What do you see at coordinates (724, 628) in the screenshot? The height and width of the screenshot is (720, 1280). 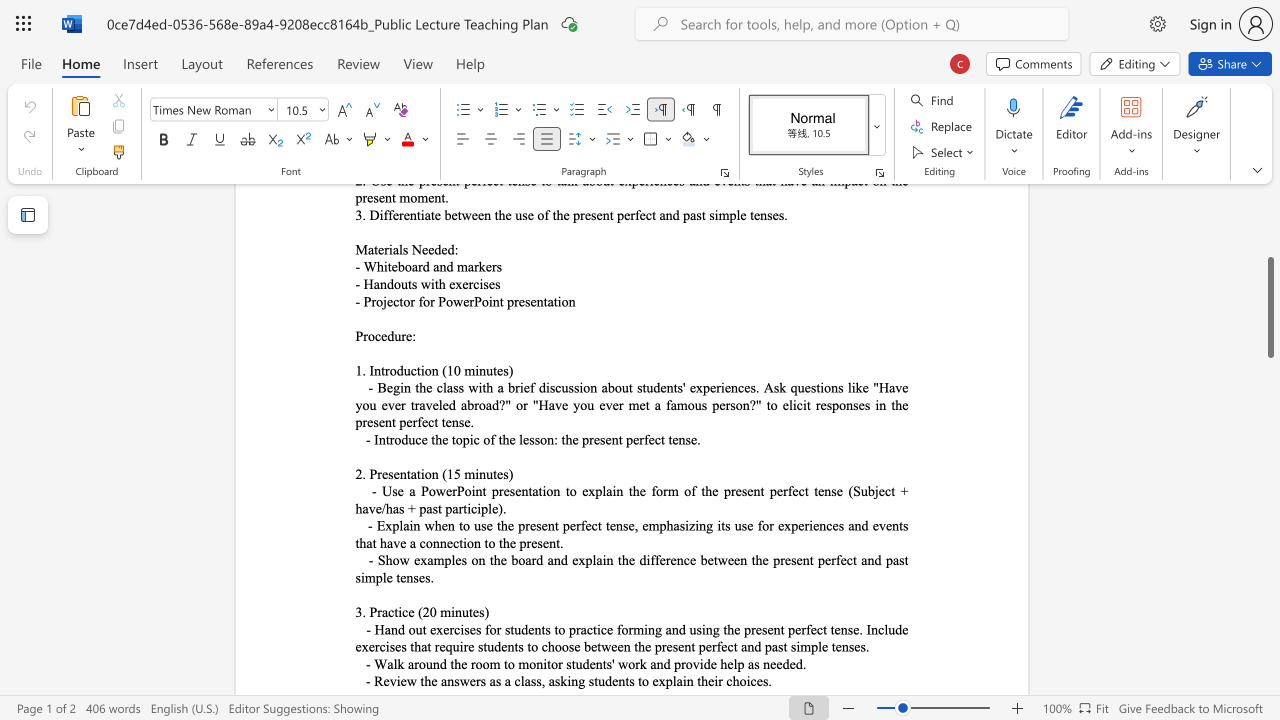 I see `the 6th character "t" in the text` at bounding box center [724, 628].